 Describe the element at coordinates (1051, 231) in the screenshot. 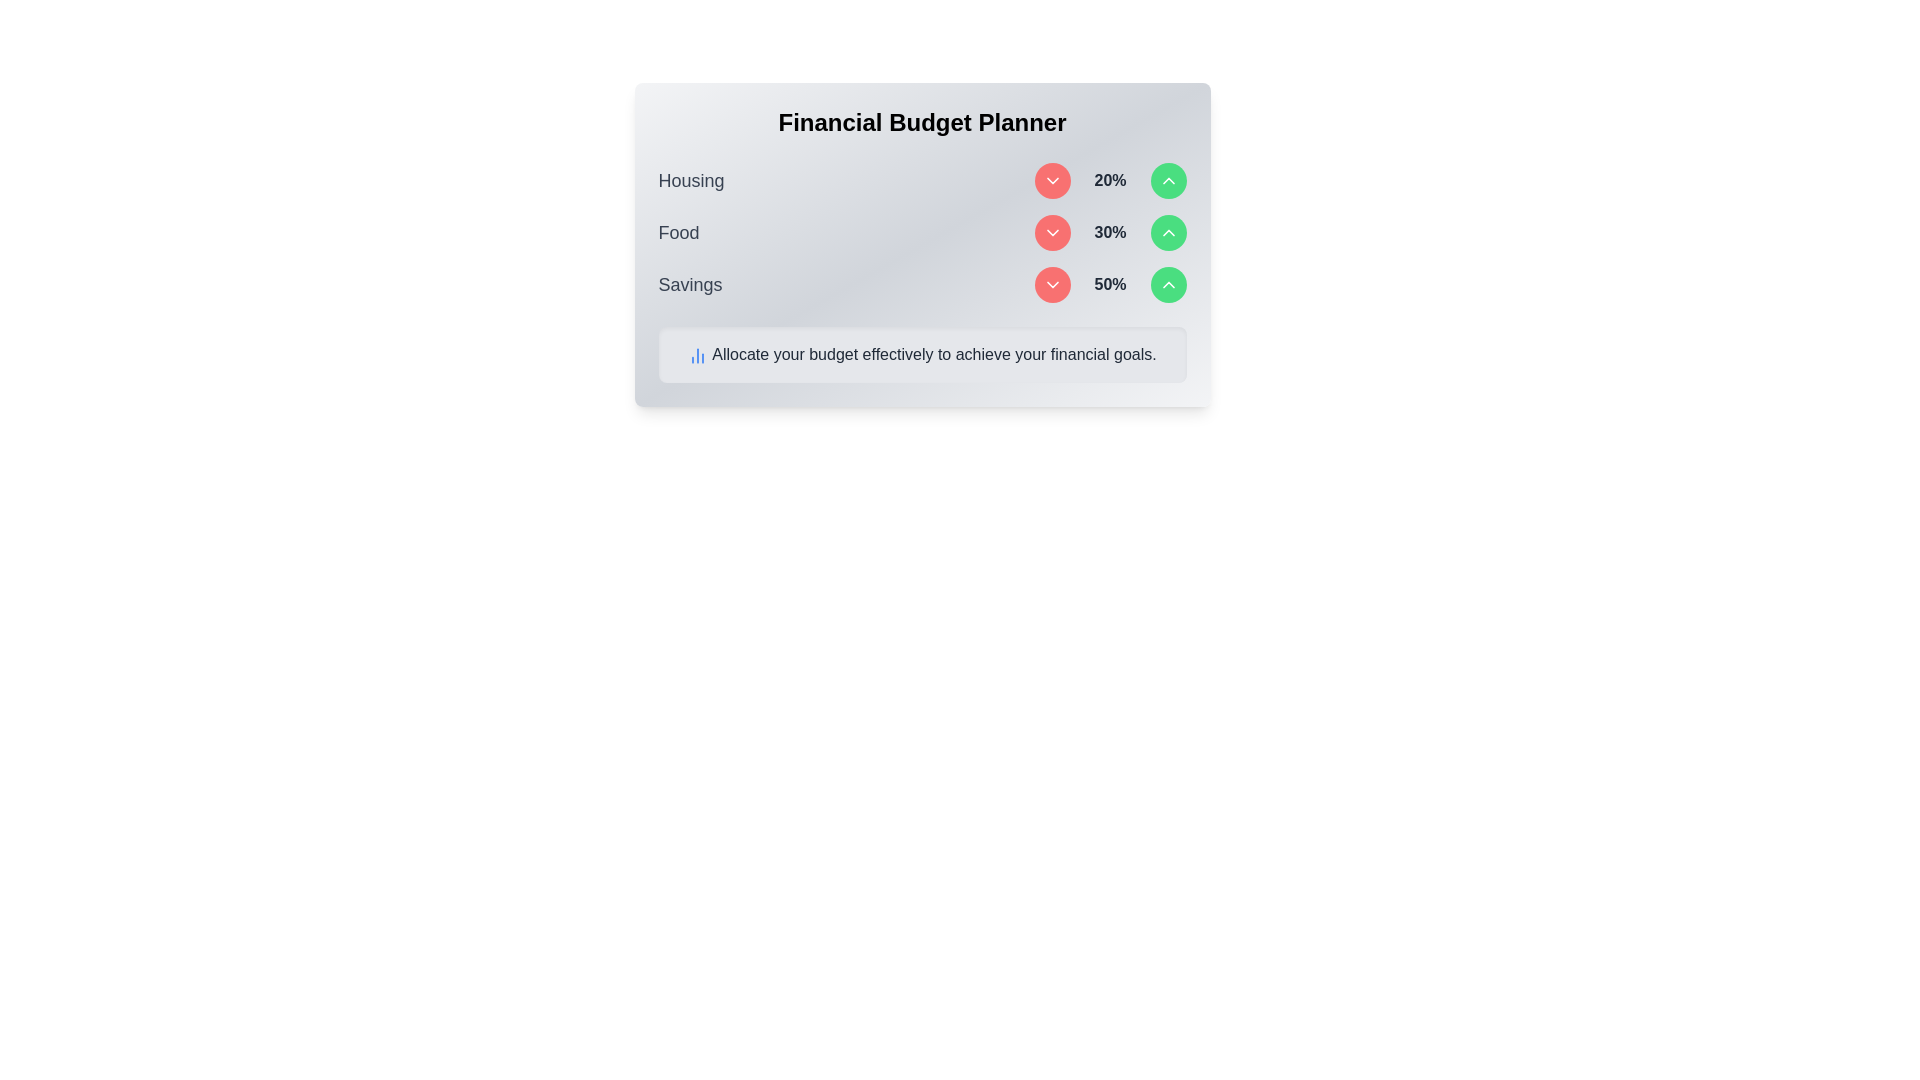

I see `the leftmost button in the 'Food' budget category row to trigger a visual response` at that location.